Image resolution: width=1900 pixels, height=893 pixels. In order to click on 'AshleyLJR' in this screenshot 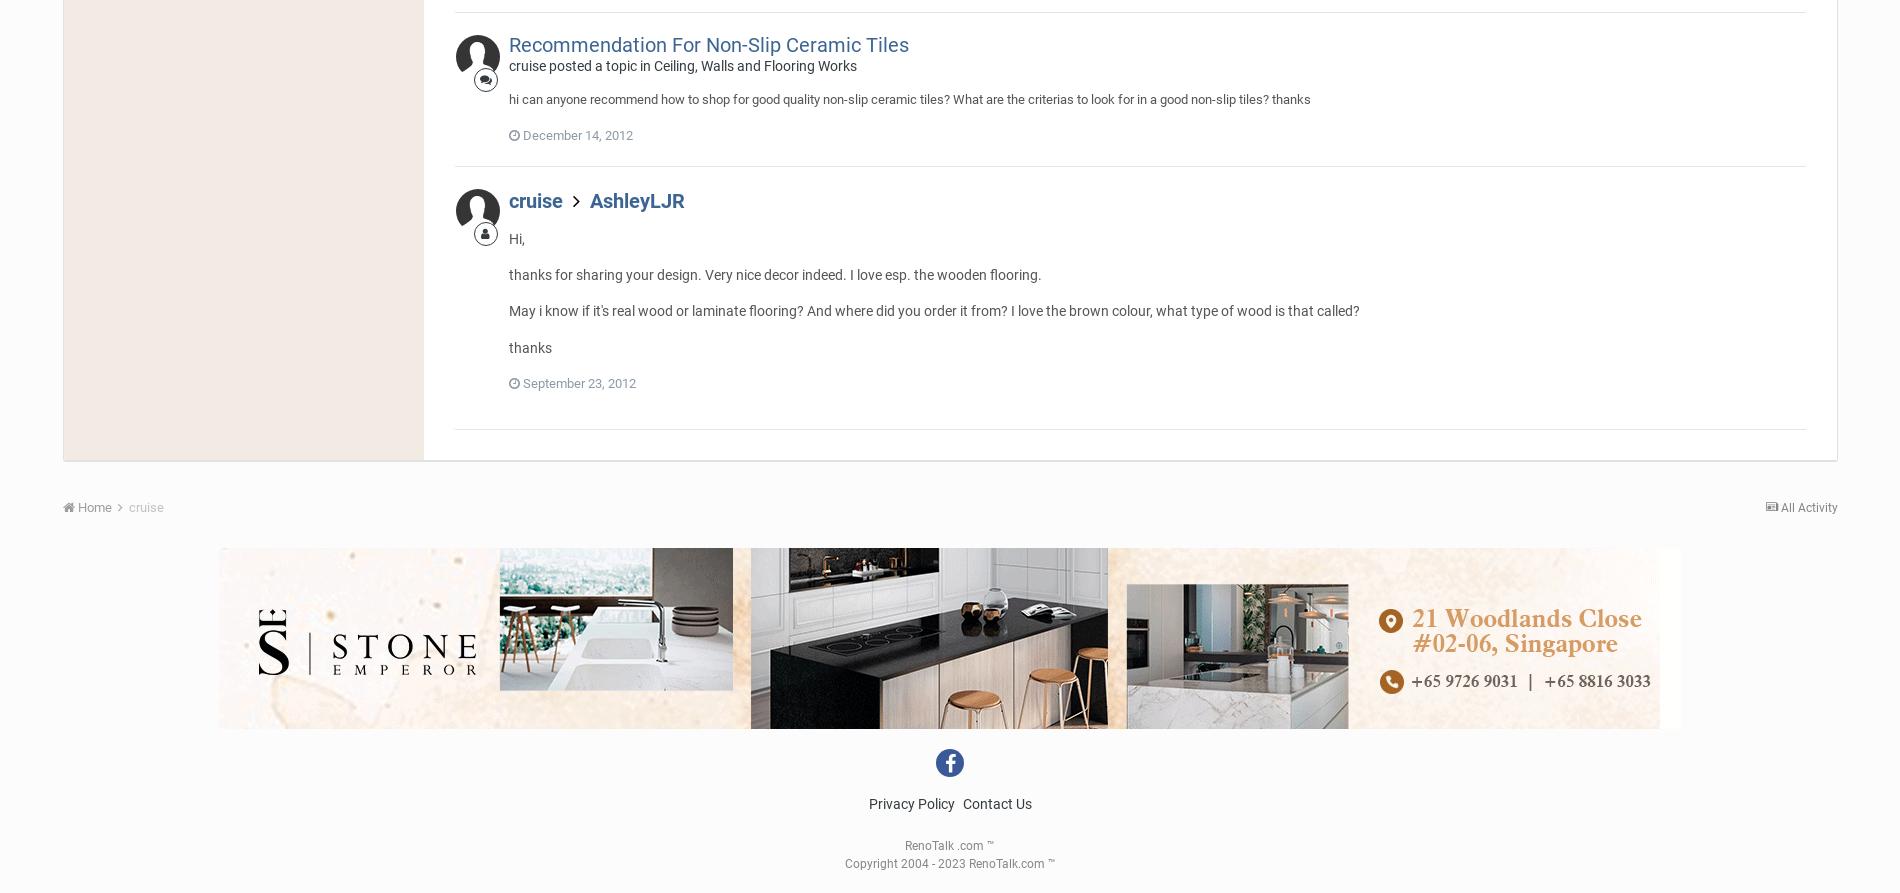, I will do `click(636, 199)`.